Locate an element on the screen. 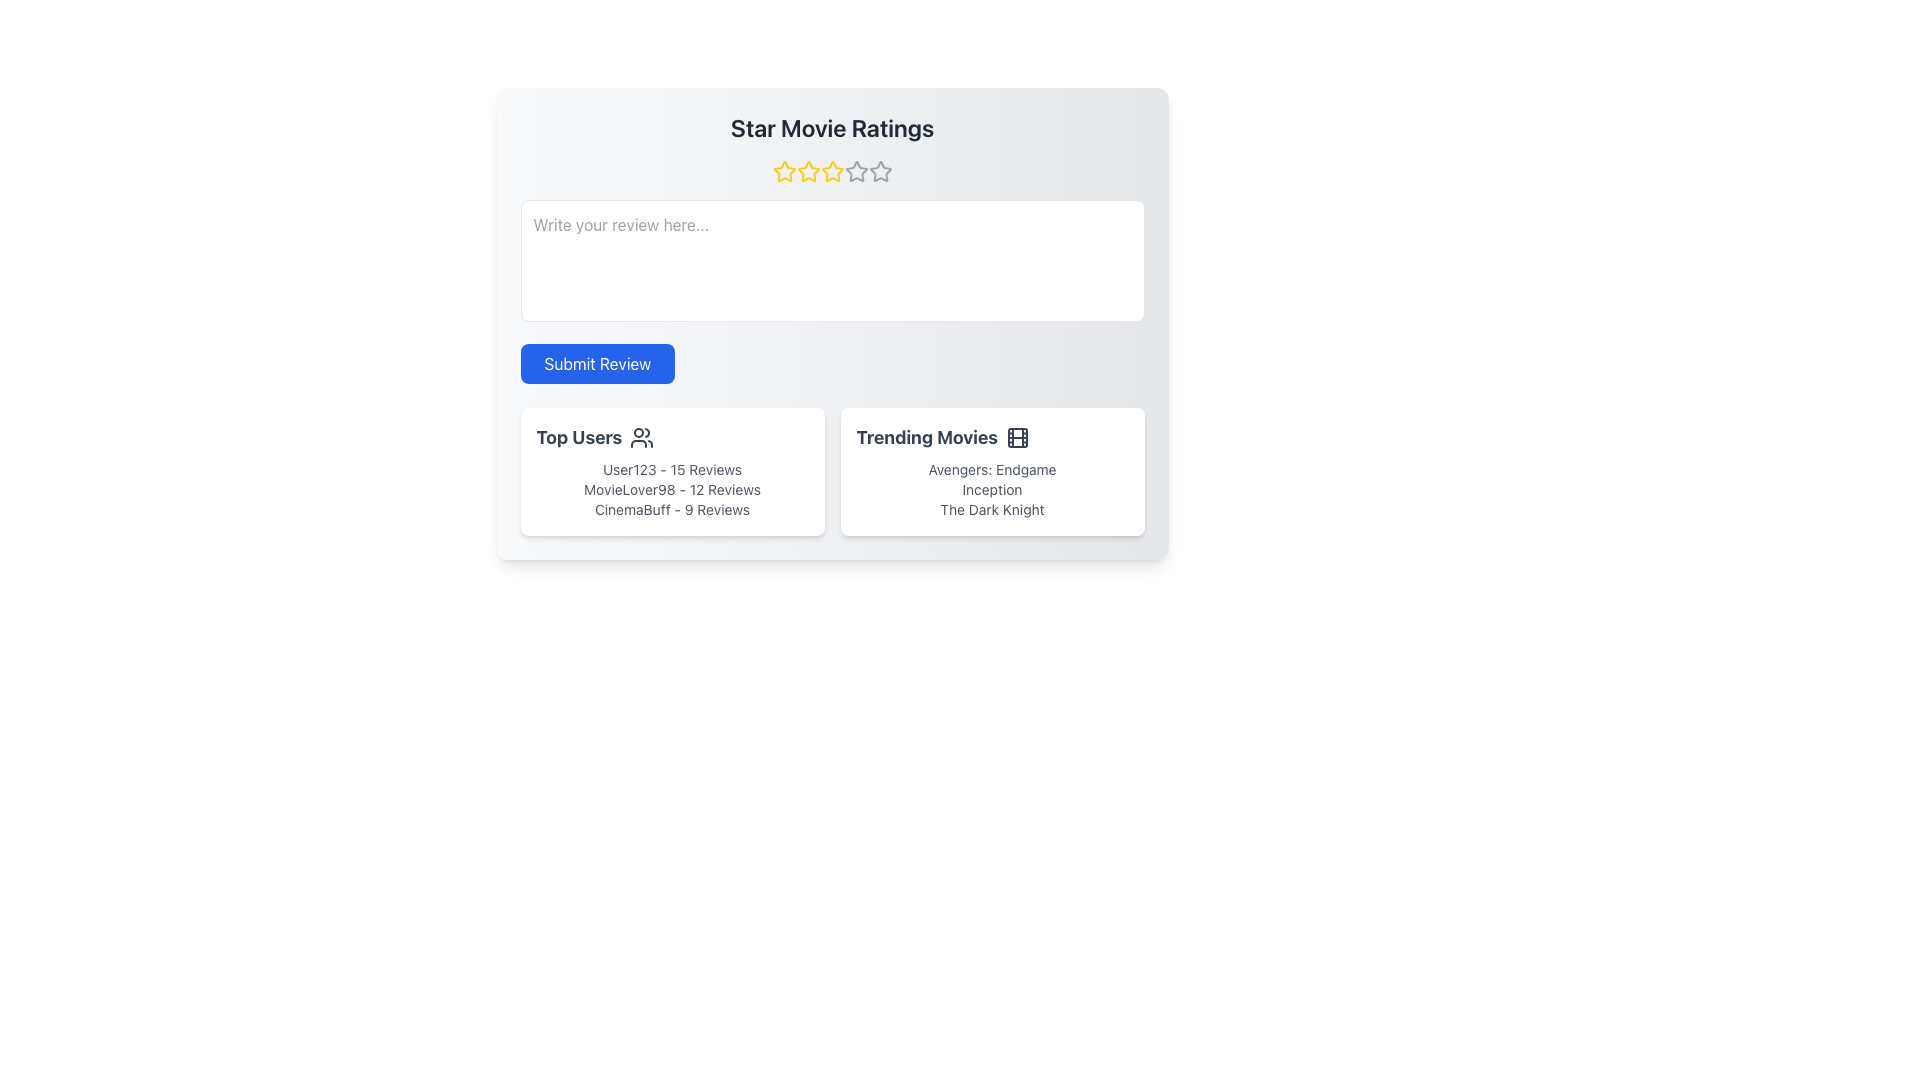 This screenshot has width=1920, height=1080. the Decorative icon located at the top-left of the 'Top Users' section, adjacent to its title. This icon is non-interactive but visually represents the section is located at coordinates (642, 437).